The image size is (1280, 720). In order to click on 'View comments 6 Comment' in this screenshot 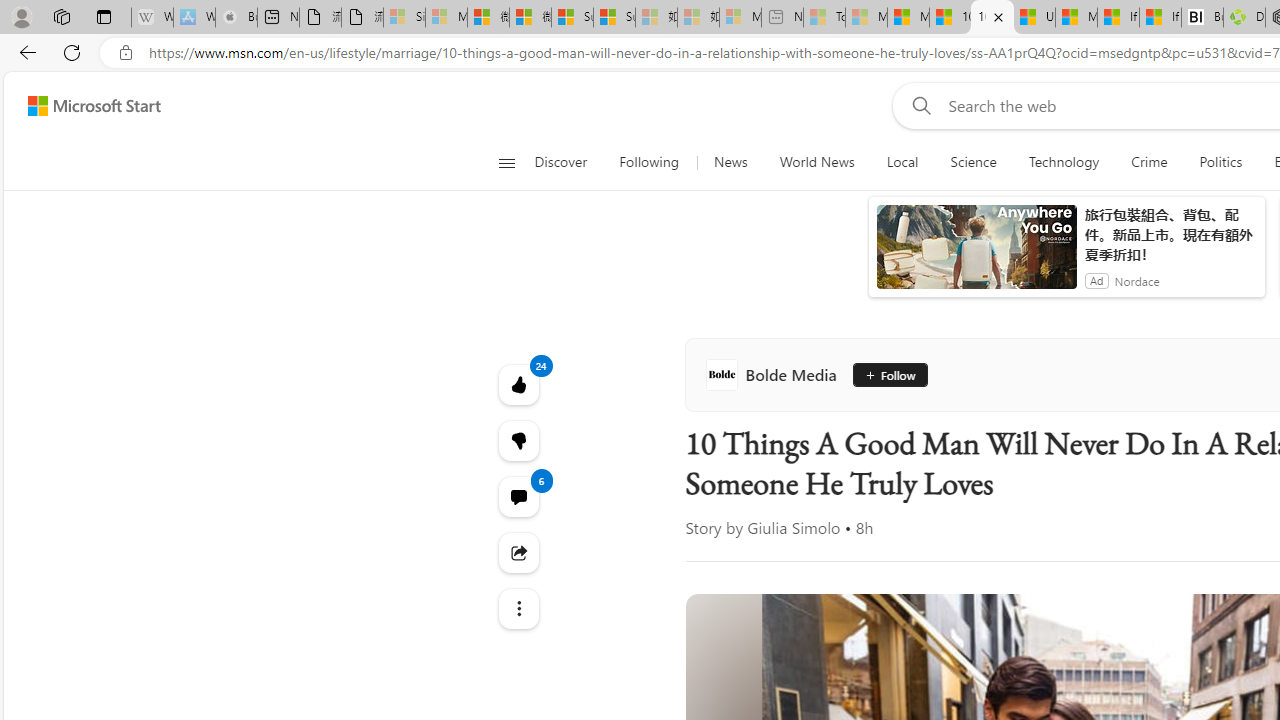, I will do `click(518, 495)`.